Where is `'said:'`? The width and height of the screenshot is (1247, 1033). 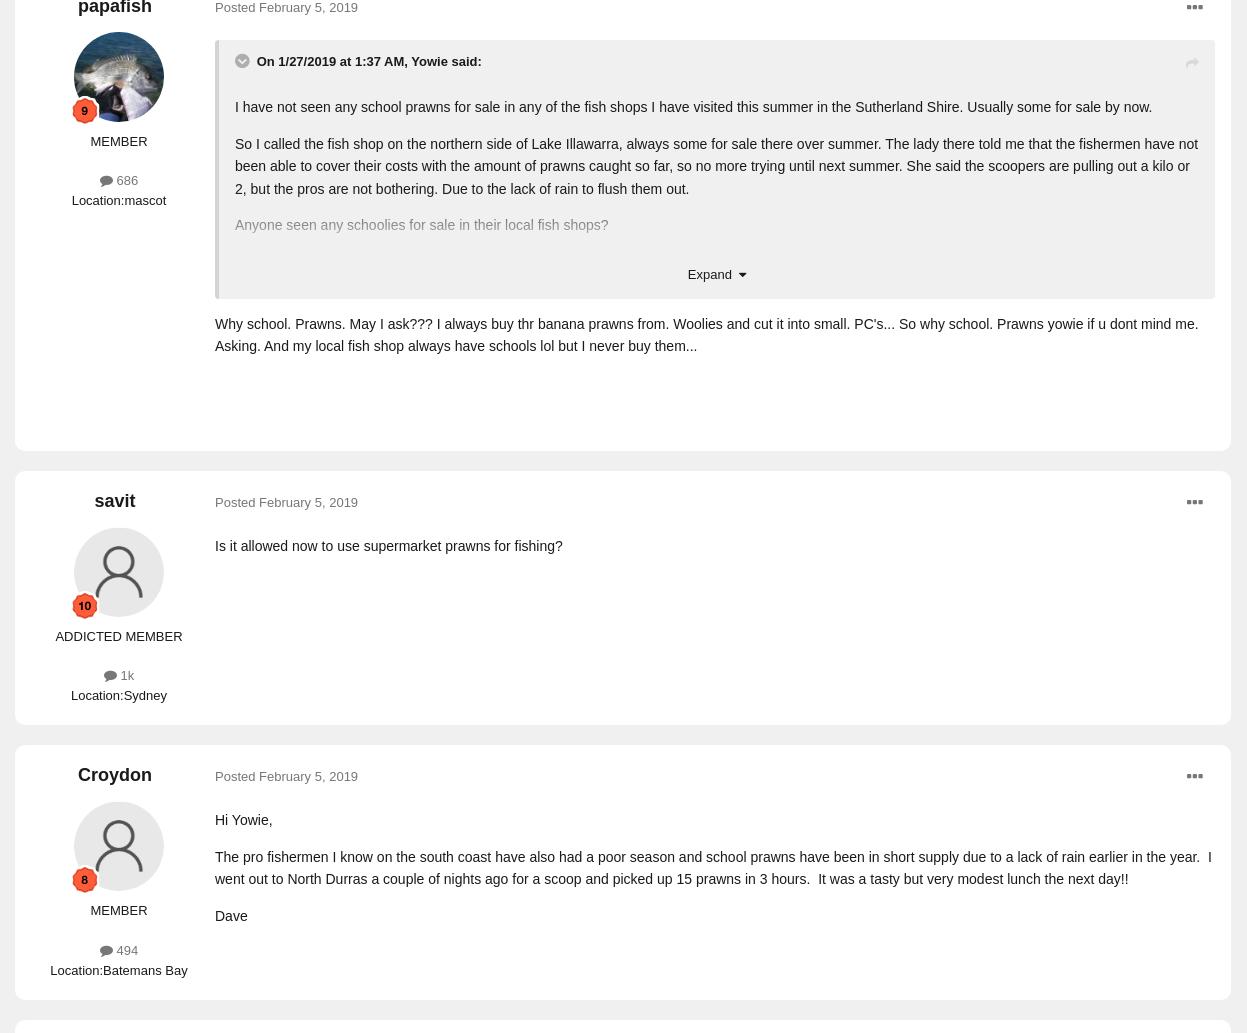 'said:' is located at coordinates (463, 60).